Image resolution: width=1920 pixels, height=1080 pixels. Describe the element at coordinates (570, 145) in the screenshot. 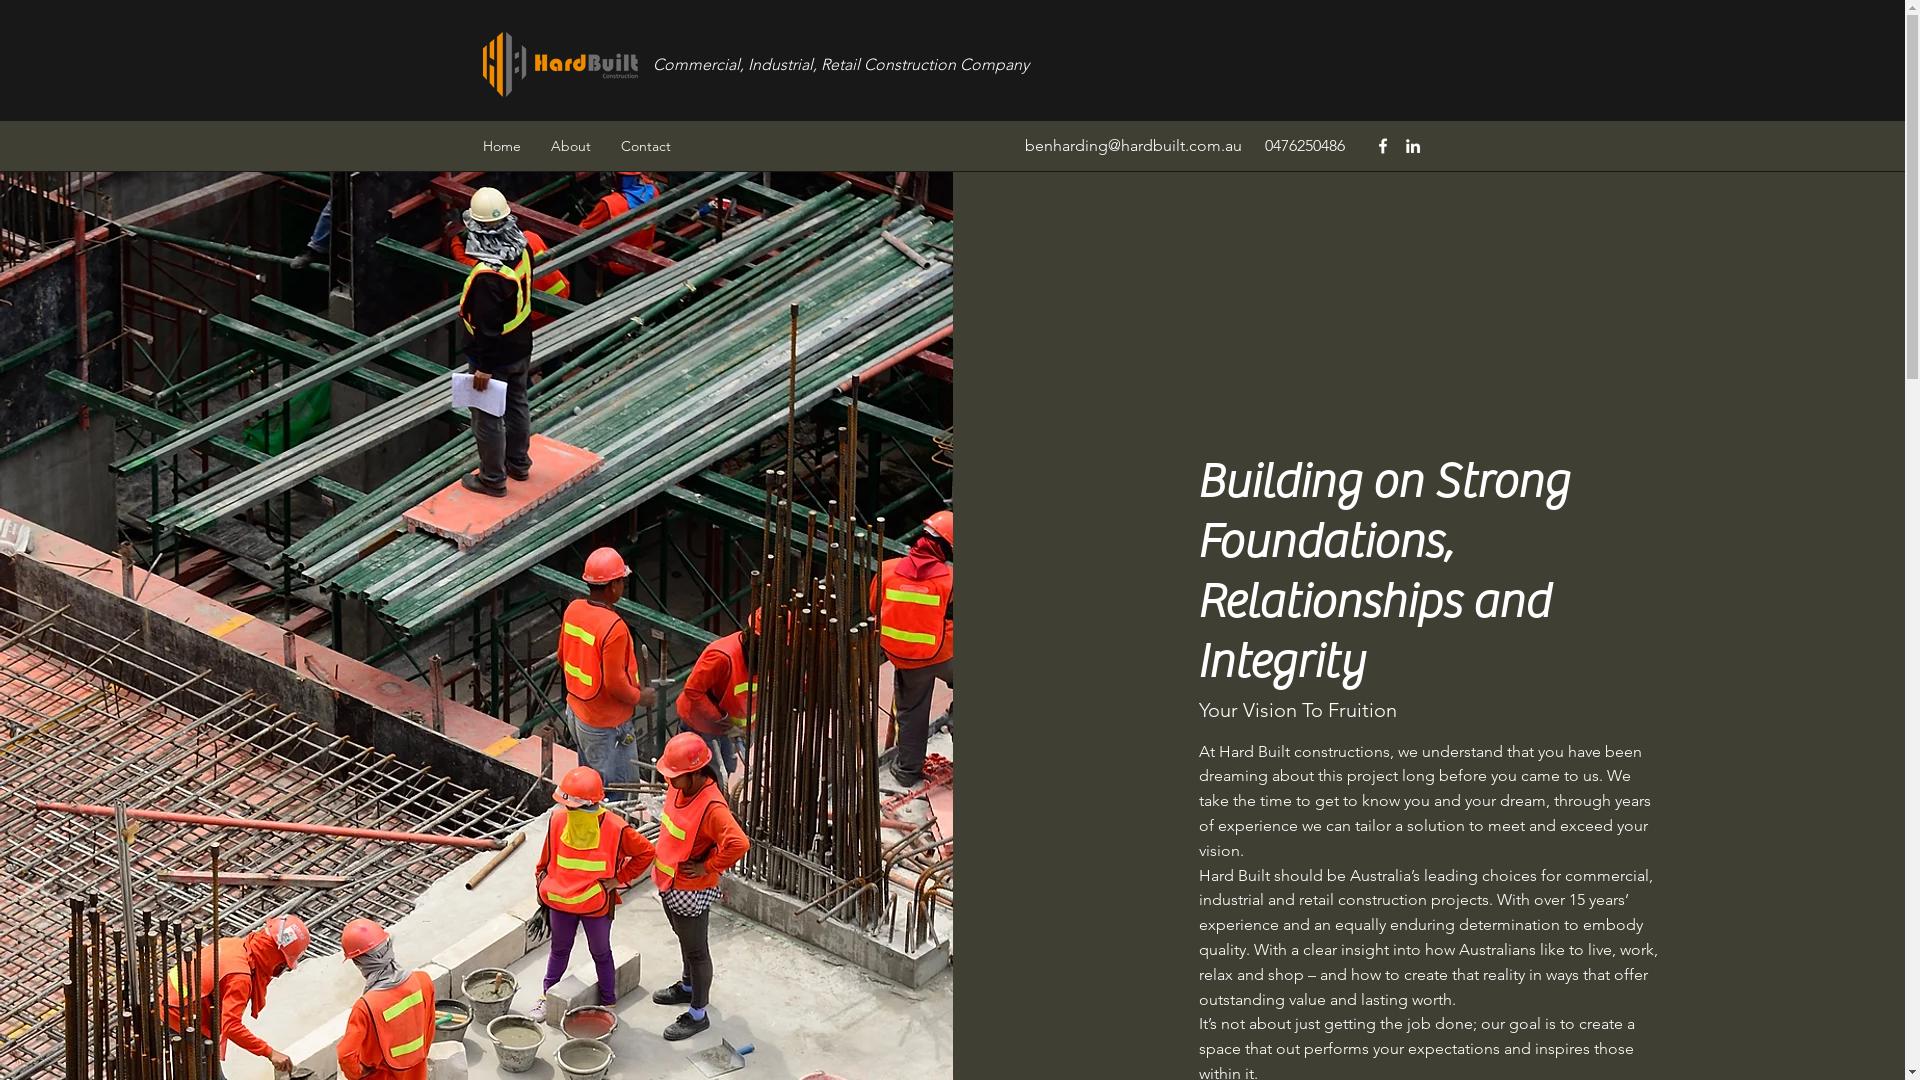

I see `'About'` at that location.